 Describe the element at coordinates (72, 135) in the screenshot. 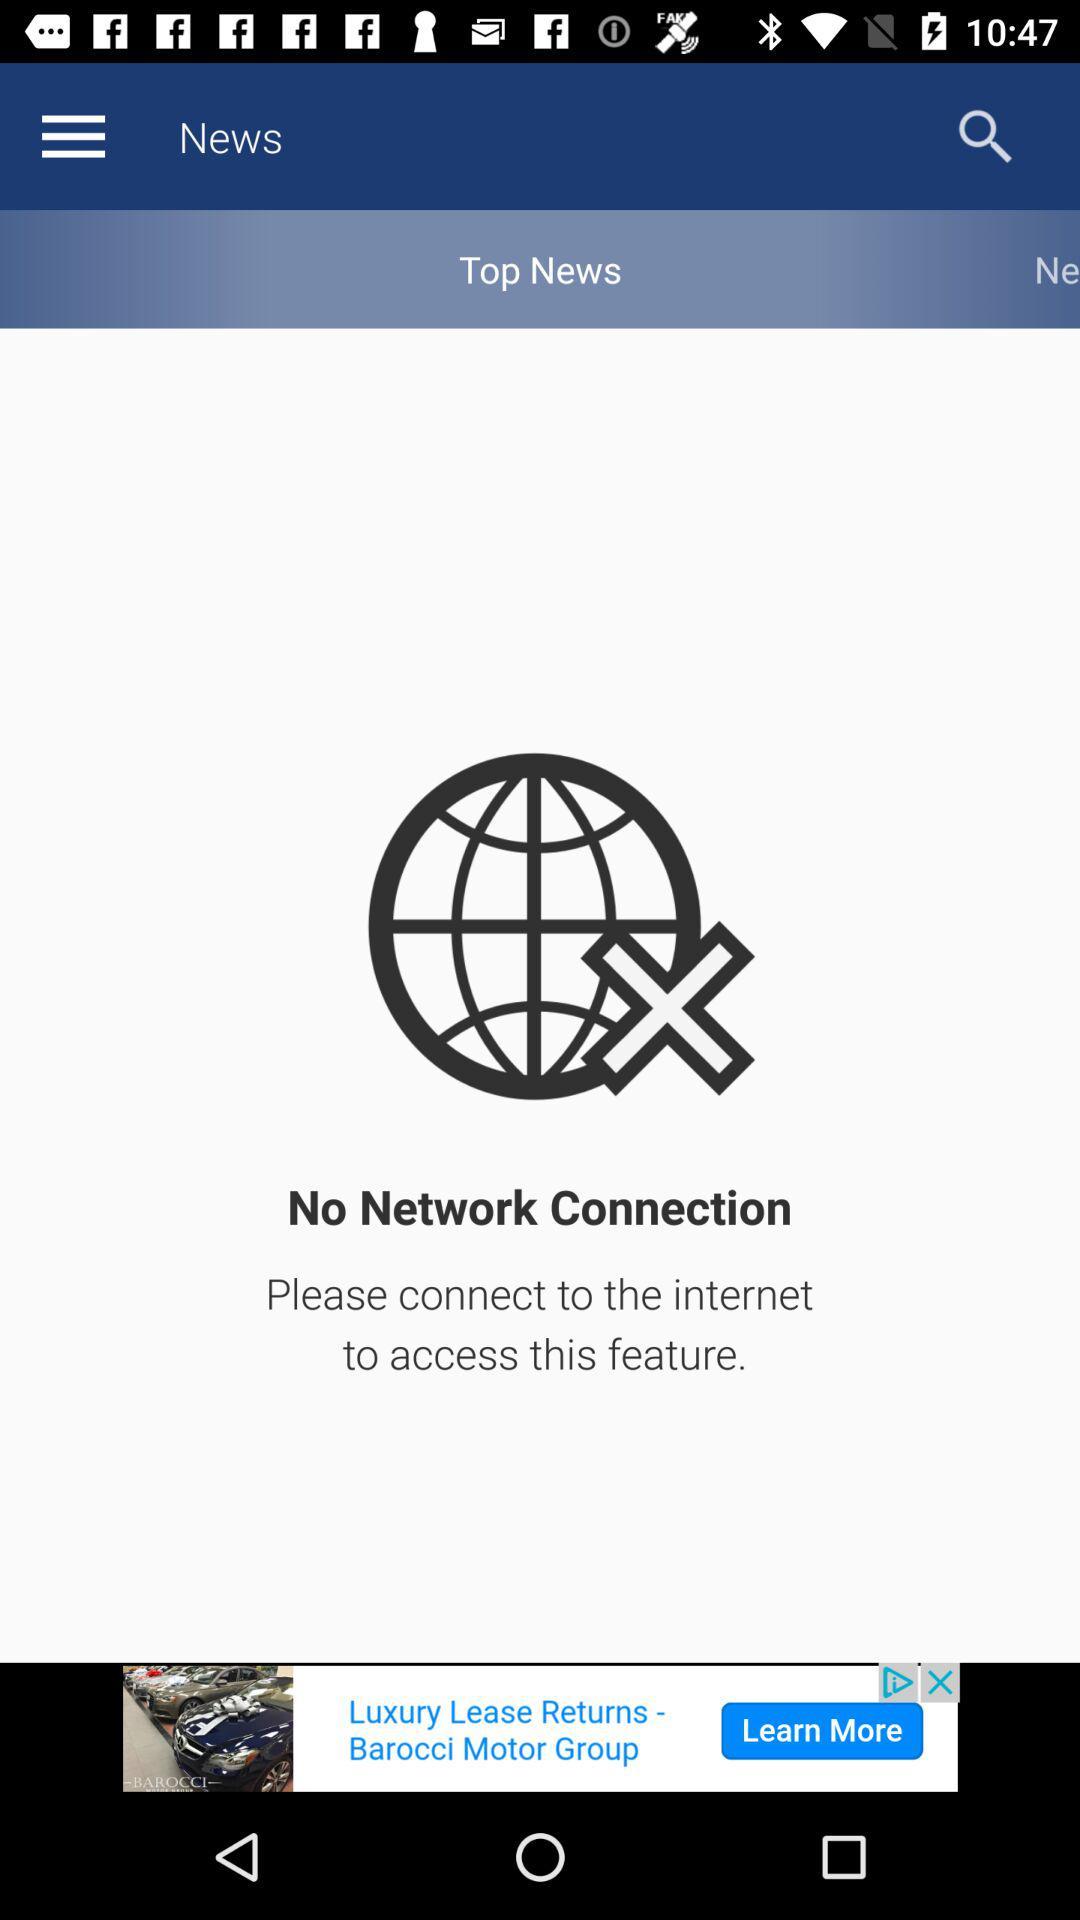

I see `menu` at that location.